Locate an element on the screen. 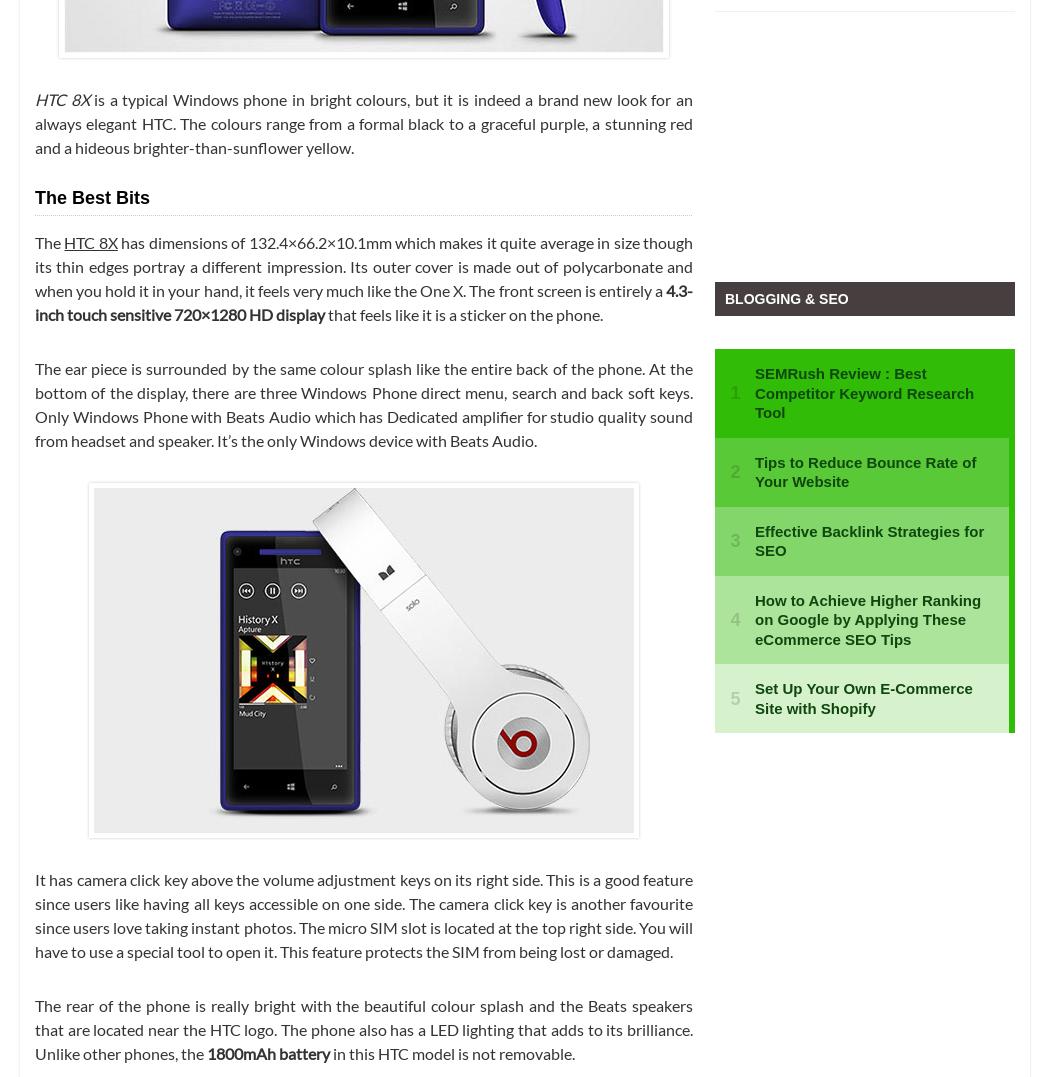  'The' is located at coordinates (34, 241).